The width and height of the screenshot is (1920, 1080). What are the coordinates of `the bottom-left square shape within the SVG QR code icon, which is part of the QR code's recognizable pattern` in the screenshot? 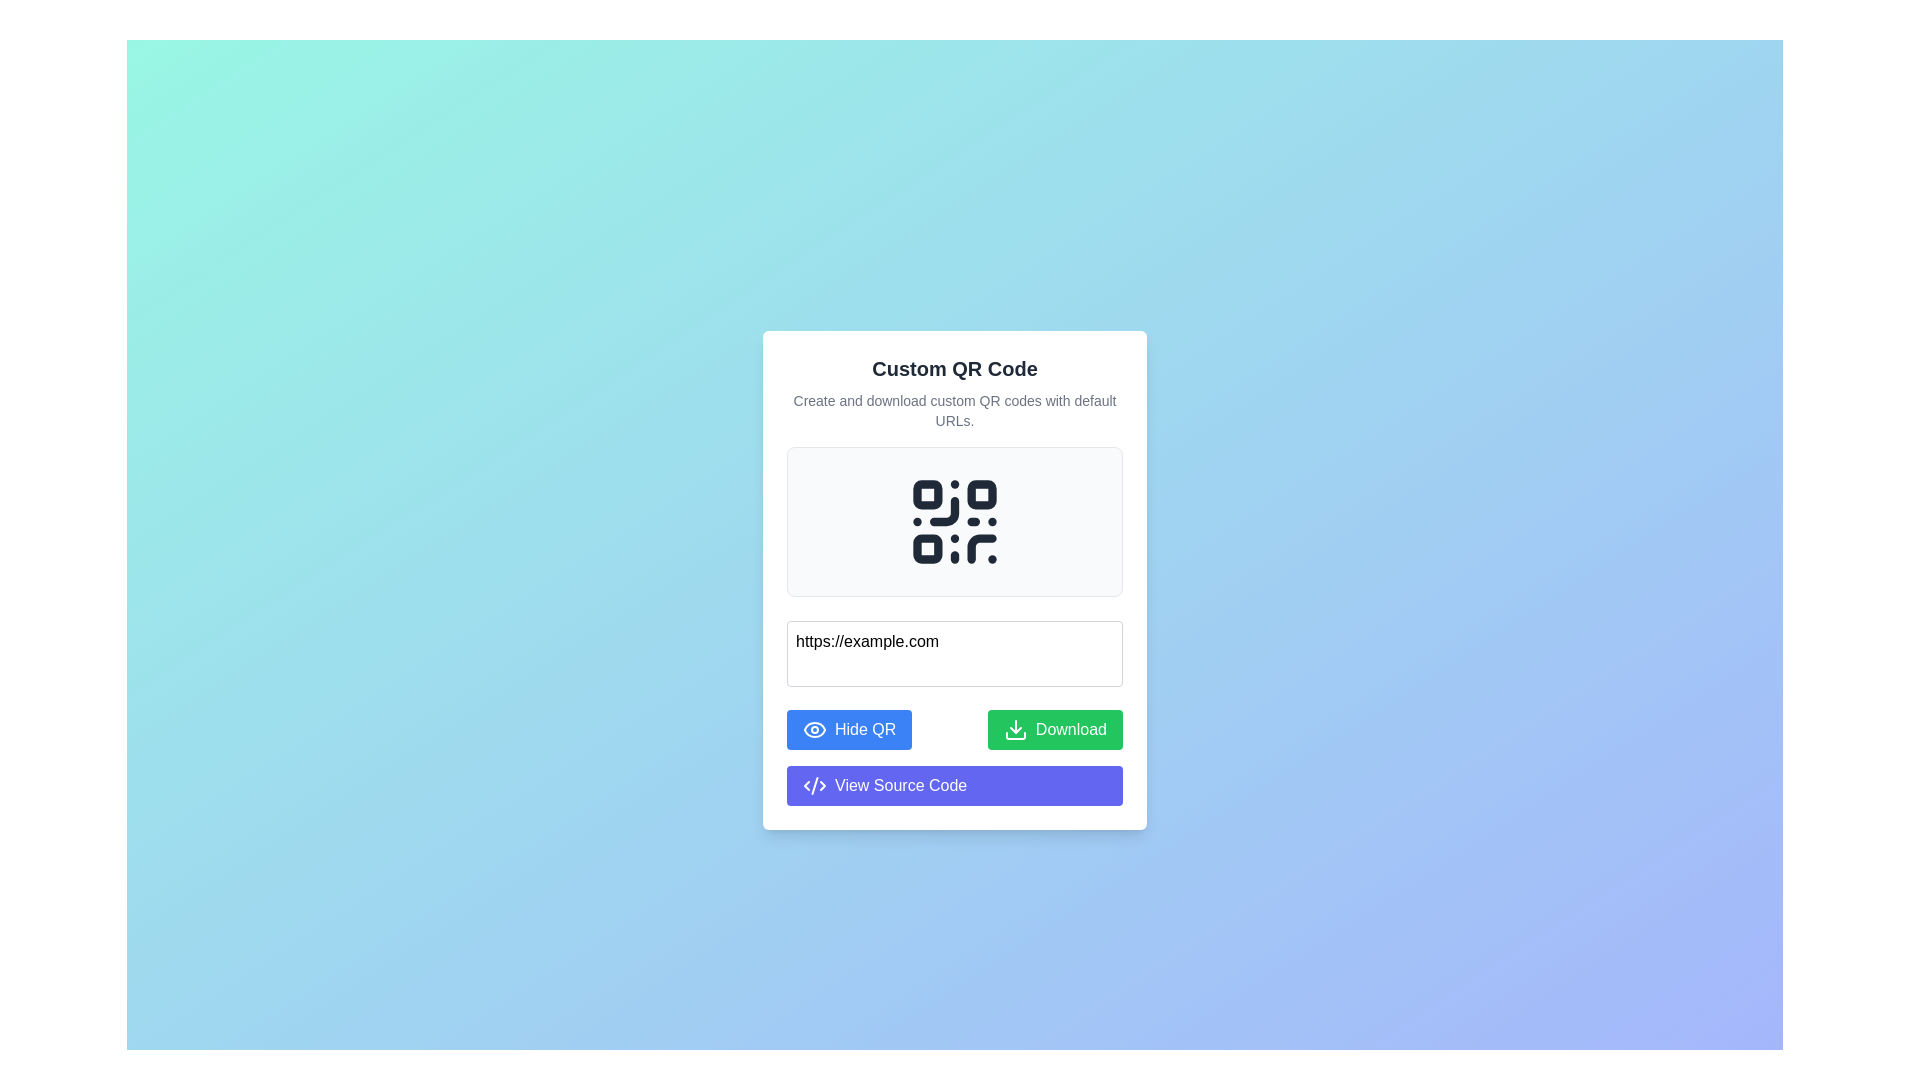 It's located at (926, 548).